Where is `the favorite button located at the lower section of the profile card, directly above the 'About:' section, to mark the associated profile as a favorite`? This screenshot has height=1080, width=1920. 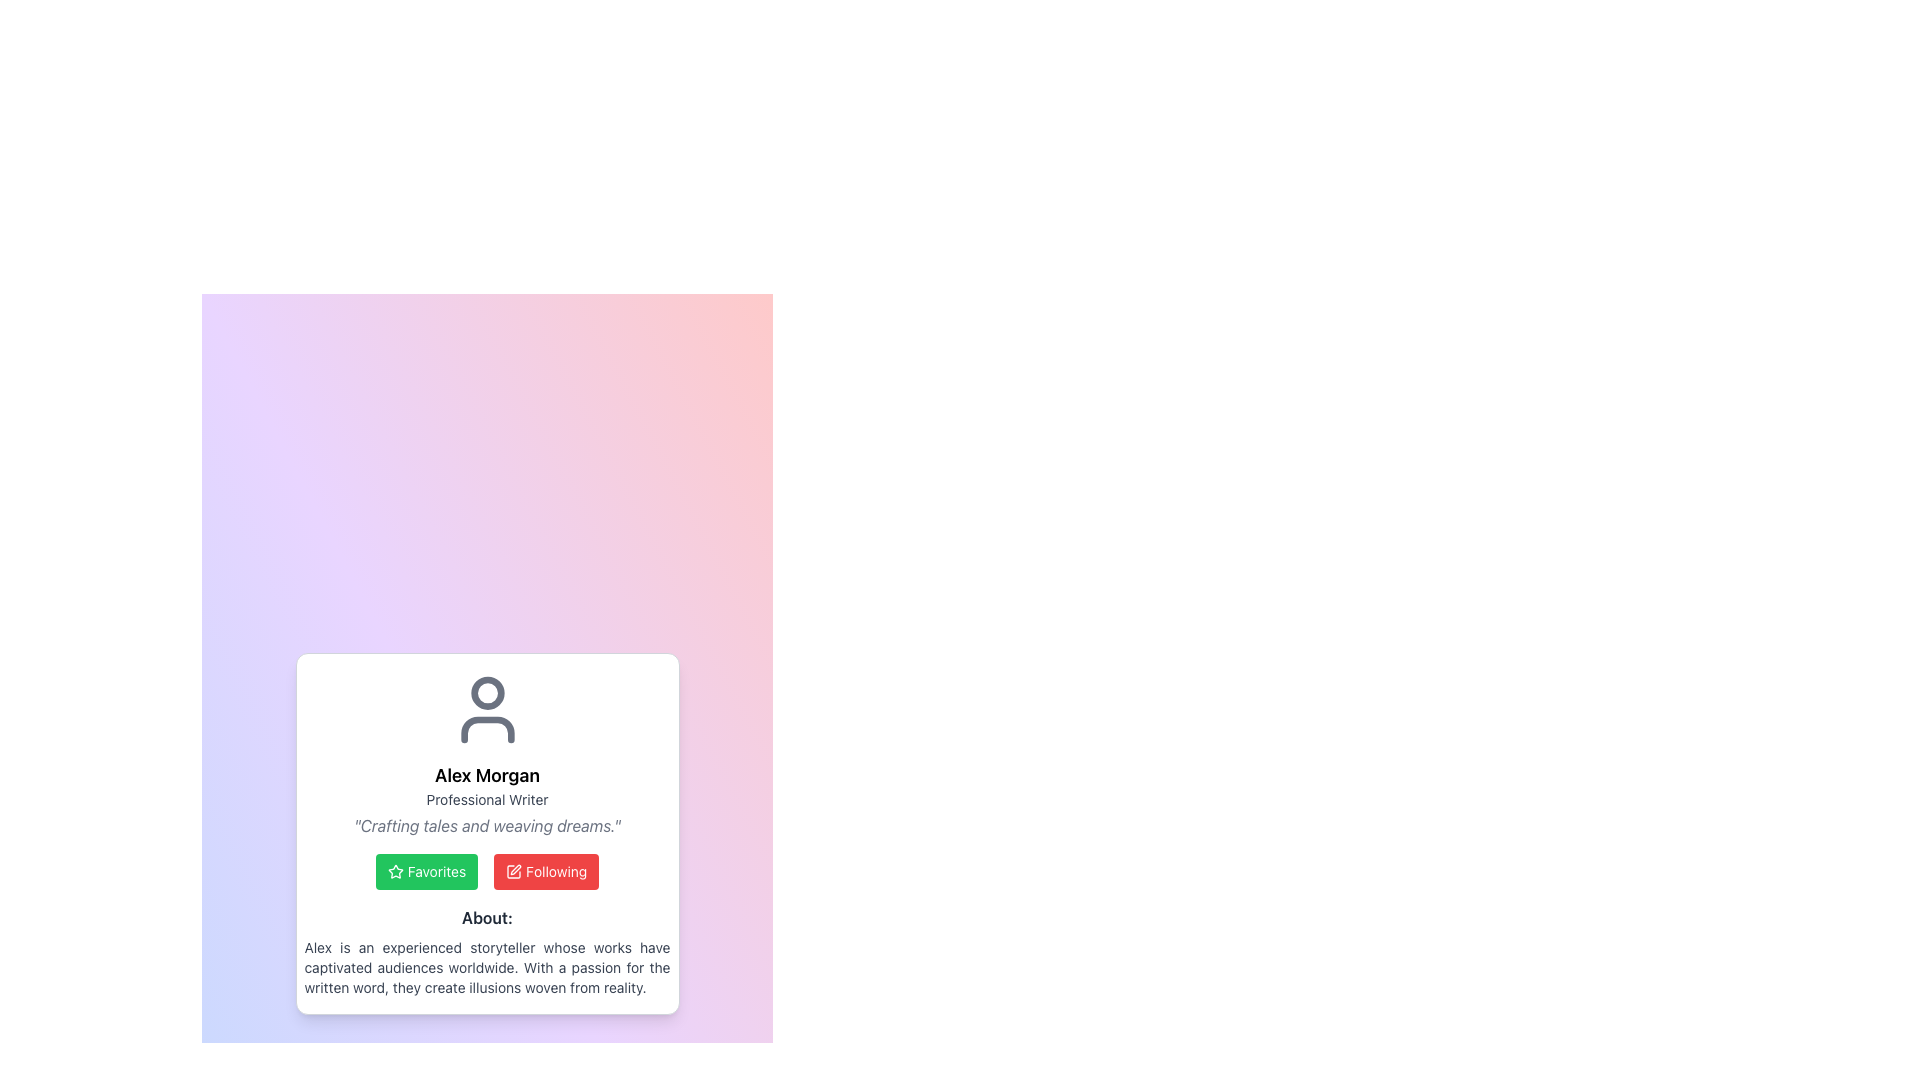 the favorite button located at the lower section of the profile card, directly above the 'About:' section, to mark the associated profile as a favorite is located at coordinates (426, 870).